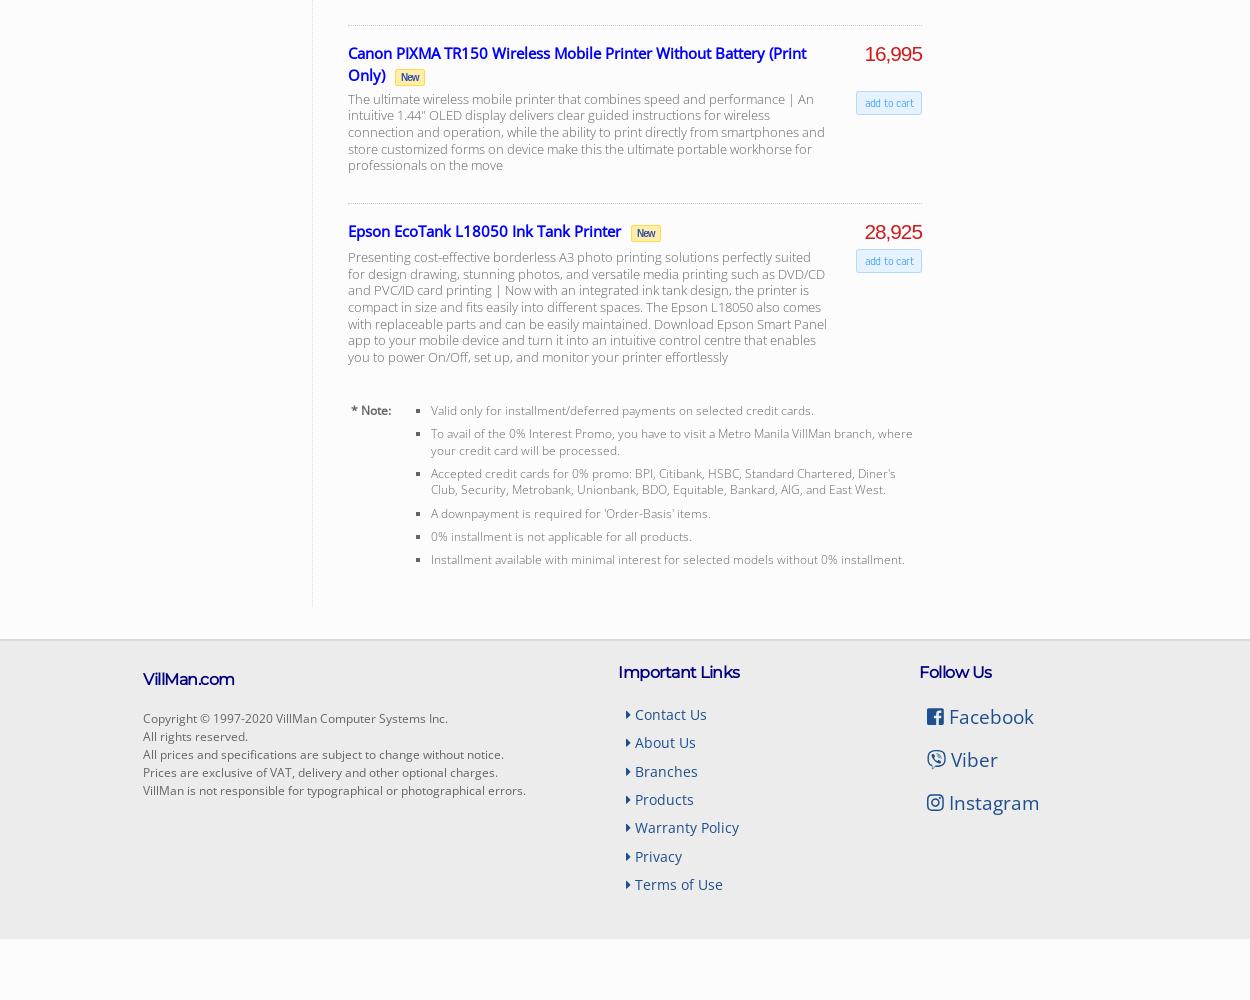 The image size is (1250, 1000). I want to click on 'Facebook', so click(987, 714).